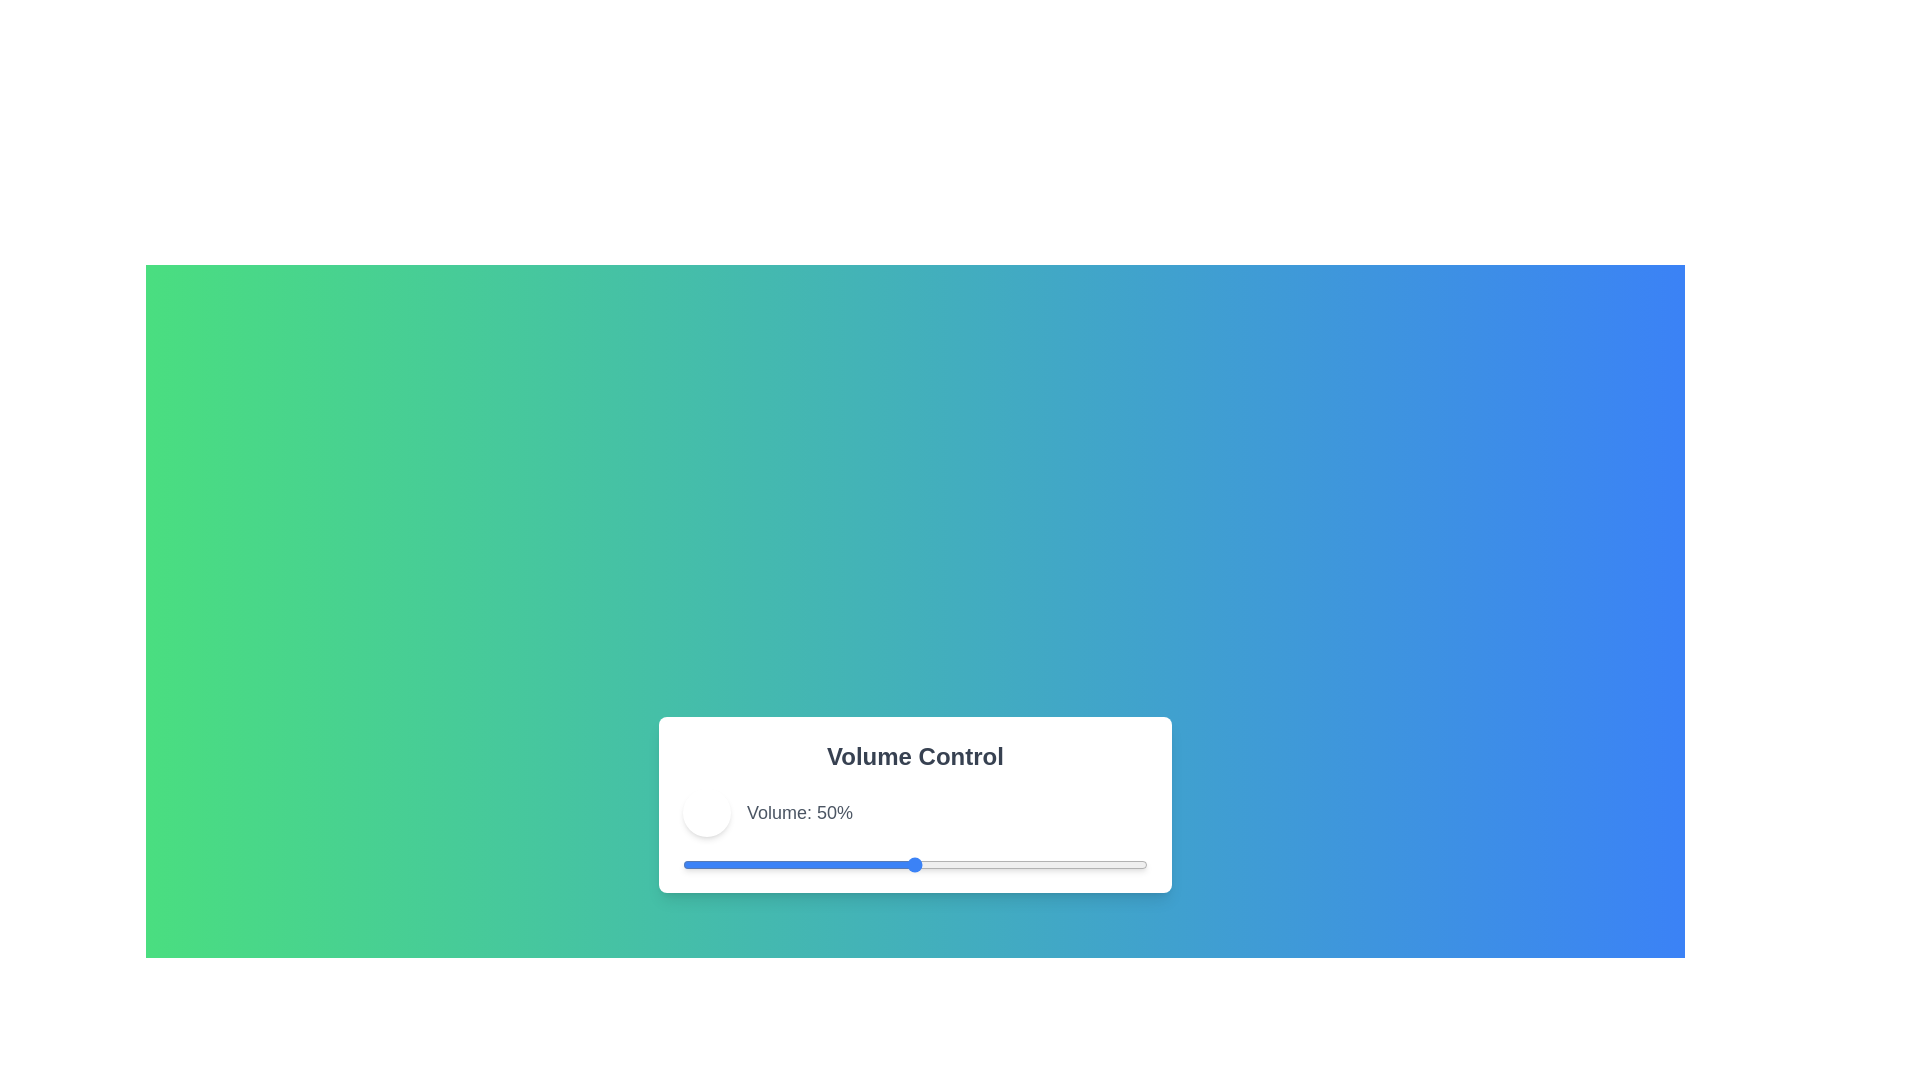 Image resolution: width=1920 pixels, height=1080 pixels. What do you see at coordinates (701, 863) in the screenshot?
I see `the slider` at bounding box center [701, 863].